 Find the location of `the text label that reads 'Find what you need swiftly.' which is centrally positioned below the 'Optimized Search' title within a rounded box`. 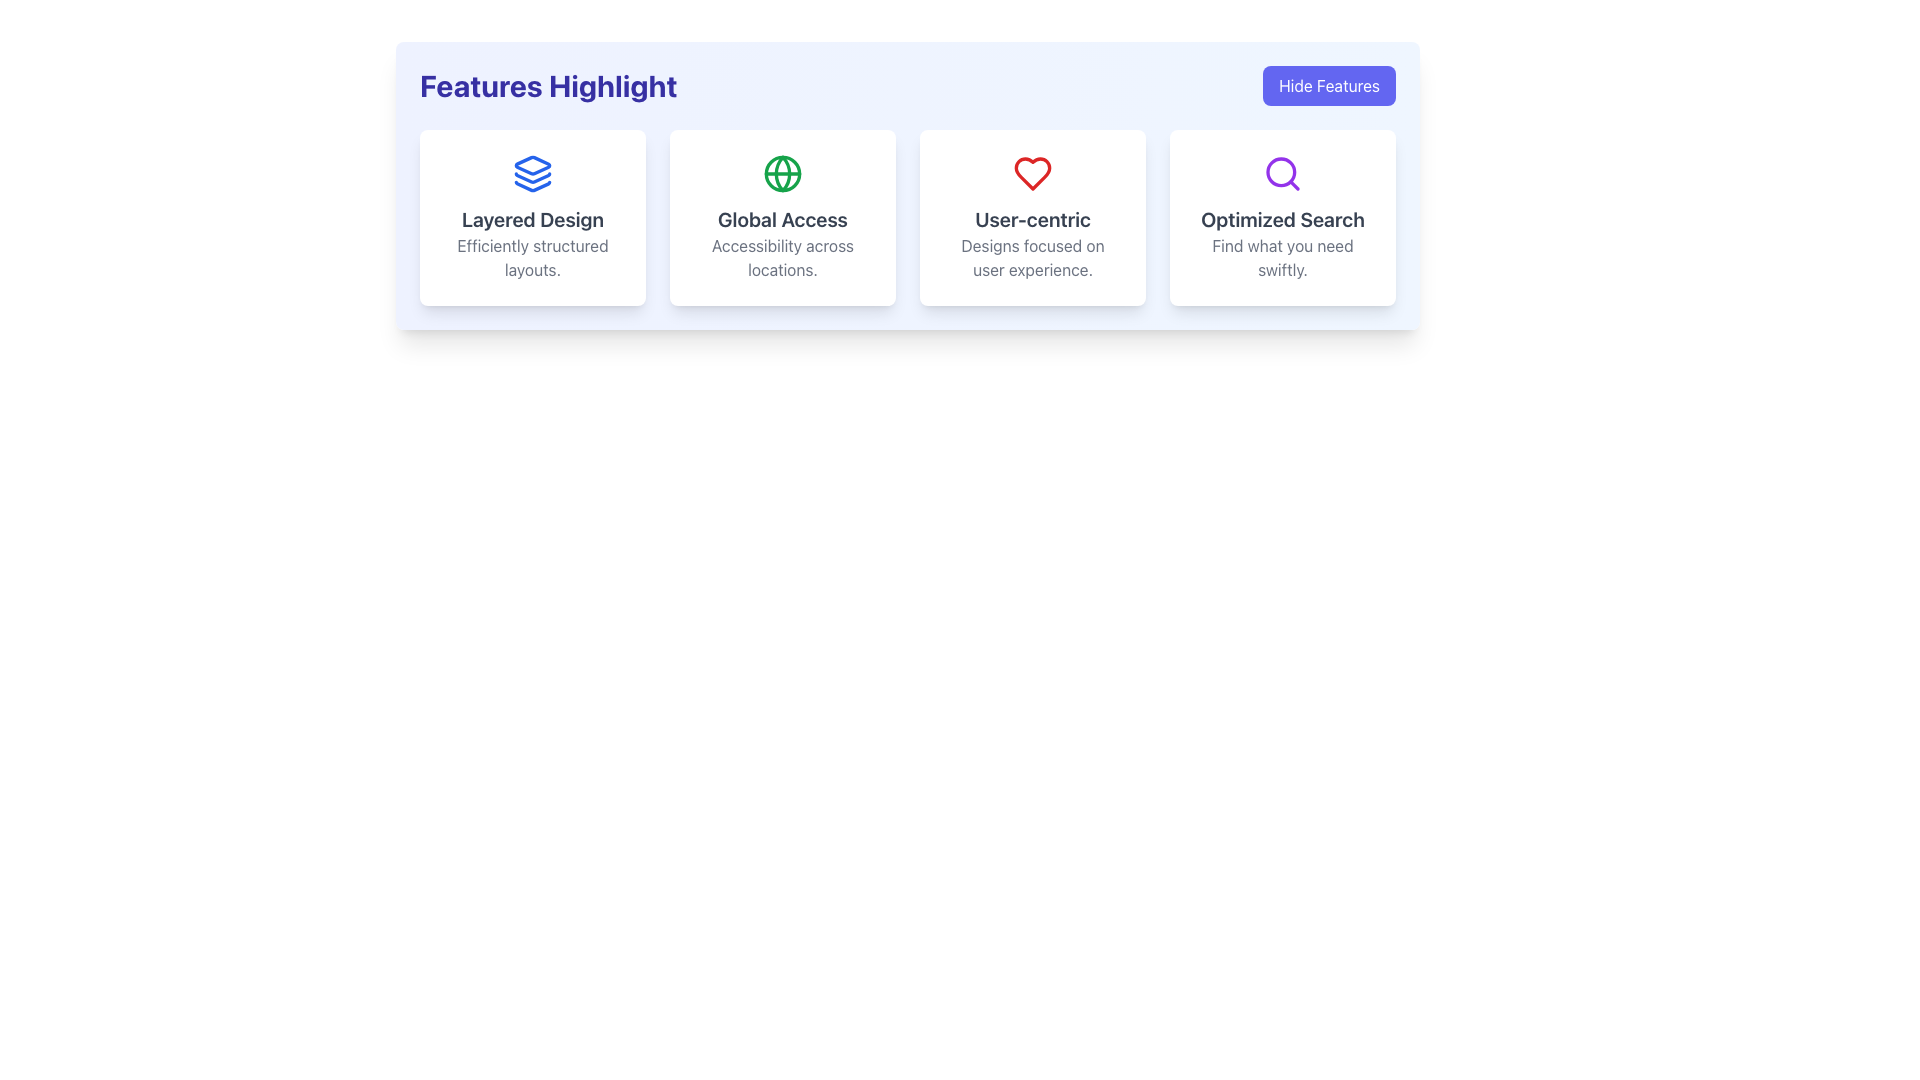

the text label that reads 'Find what you need swiftly.' which is centrally positioned below the 'Optimized Search' title within a rounded box is located at coordinates (1282, 257).